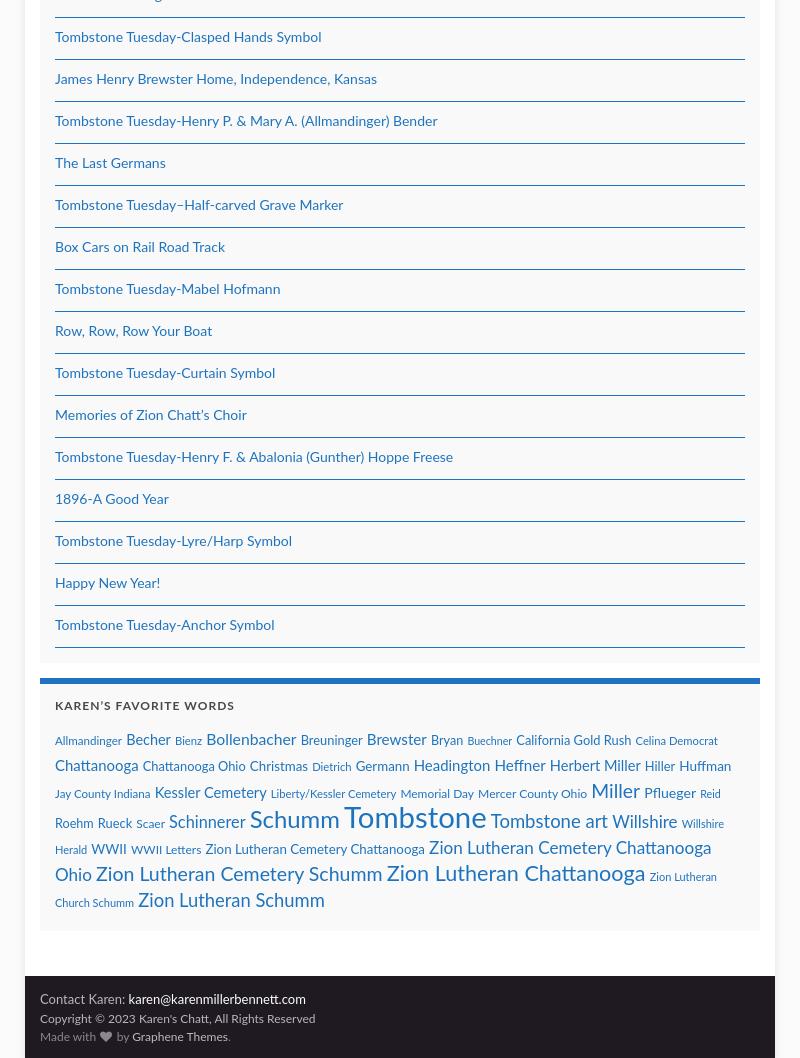 This screenshot has height=1058, width=800. What do you see at coordinates (676, 741) in the screenshot?
I see `'Celina Democrat'` at bounding box center [676, 741].